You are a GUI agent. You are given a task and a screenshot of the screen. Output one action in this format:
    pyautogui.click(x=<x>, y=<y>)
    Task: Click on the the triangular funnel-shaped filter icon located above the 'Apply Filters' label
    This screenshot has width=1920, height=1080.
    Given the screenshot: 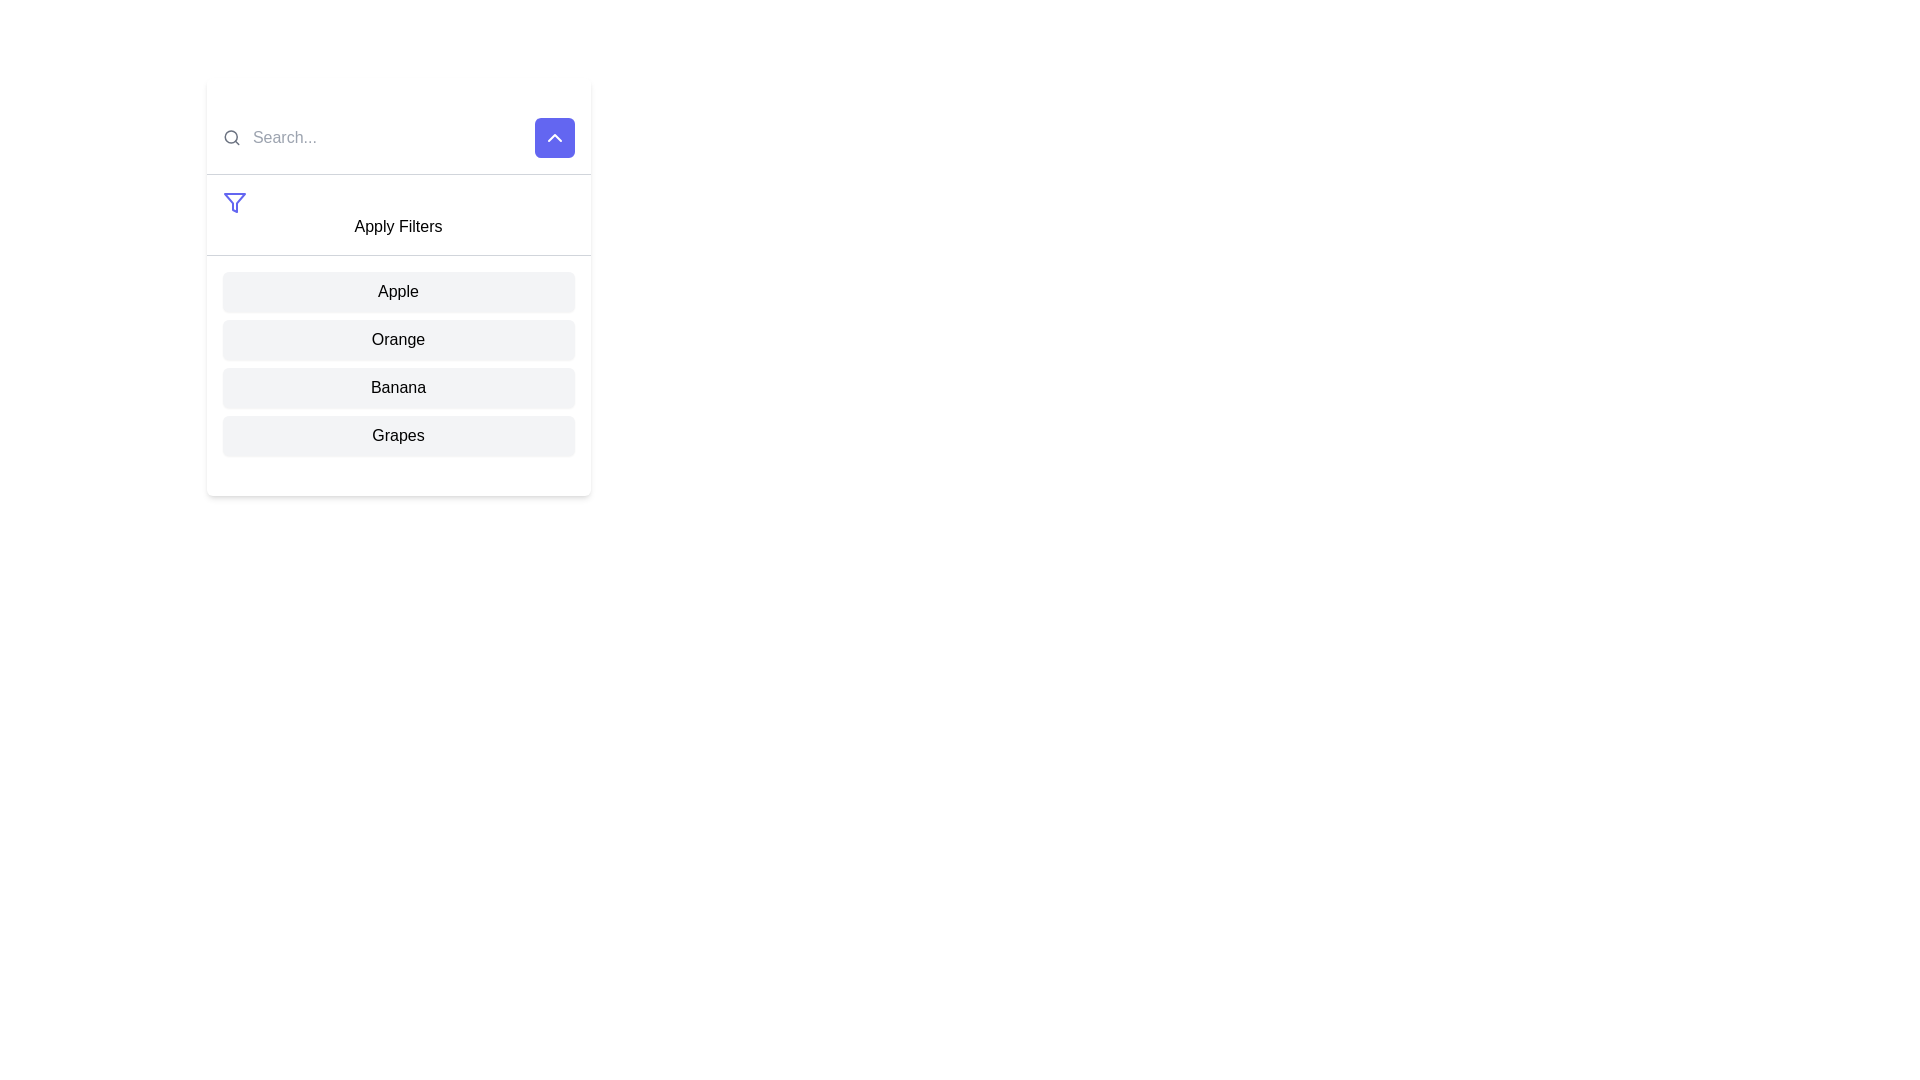 What is the action you would take?
    pyautogui.click(x=234, y=203)
    